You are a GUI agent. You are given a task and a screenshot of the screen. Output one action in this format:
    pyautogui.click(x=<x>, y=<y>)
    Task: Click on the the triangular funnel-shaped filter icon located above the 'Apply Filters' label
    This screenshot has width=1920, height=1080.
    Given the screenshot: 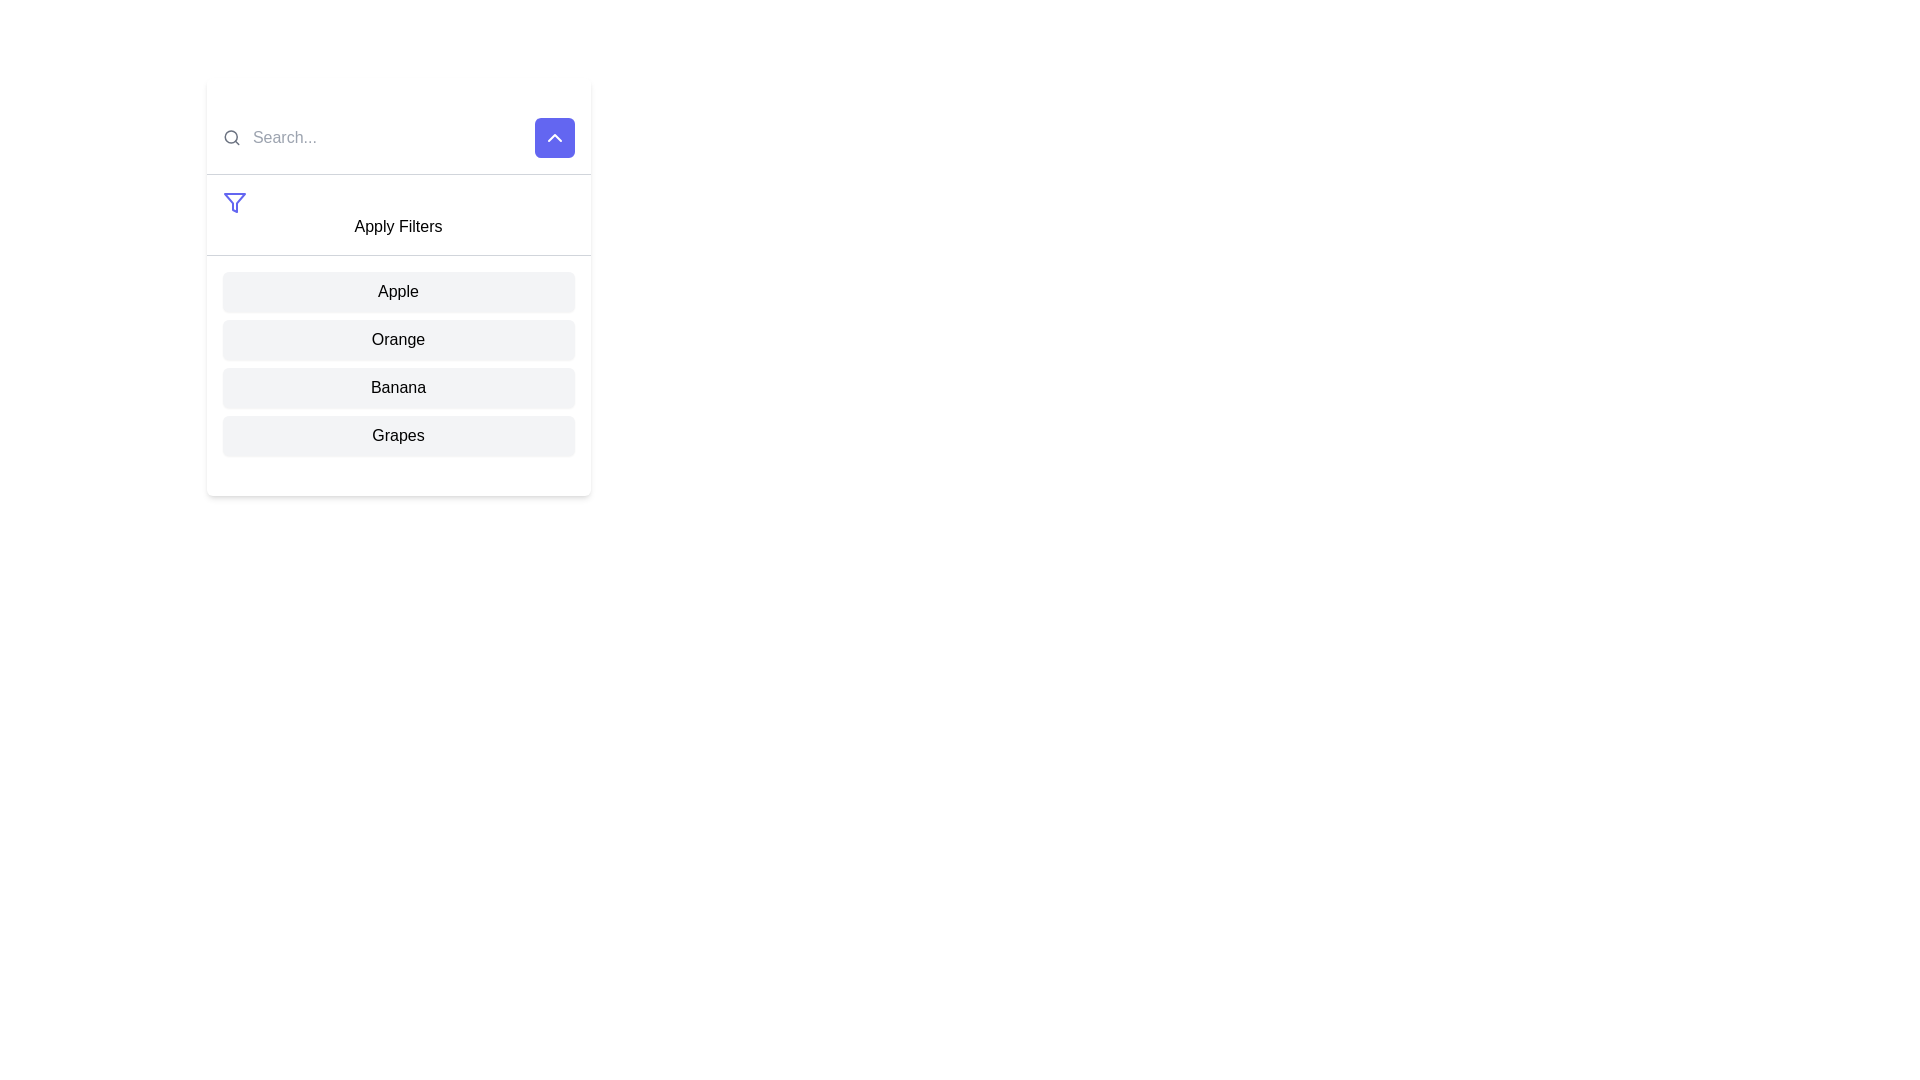 What is the action you would take?
    pyautogui.click(x=234, y=203)
    